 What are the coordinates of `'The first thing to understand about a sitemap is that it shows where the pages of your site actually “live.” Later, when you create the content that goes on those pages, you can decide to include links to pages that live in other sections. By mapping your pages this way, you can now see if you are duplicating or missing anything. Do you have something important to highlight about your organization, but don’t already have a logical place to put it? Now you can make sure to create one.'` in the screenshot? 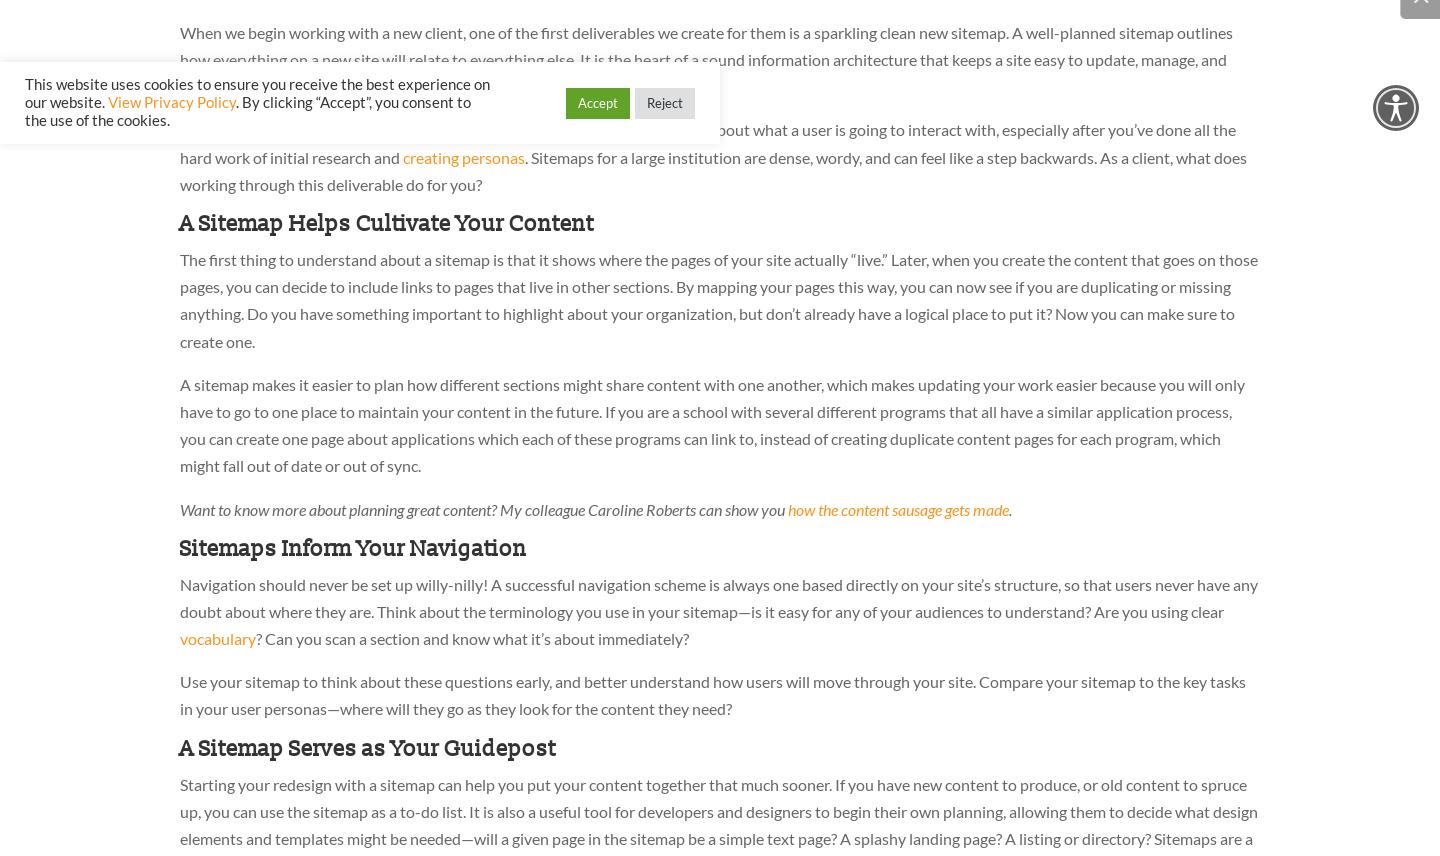 It's located at (718, 300).